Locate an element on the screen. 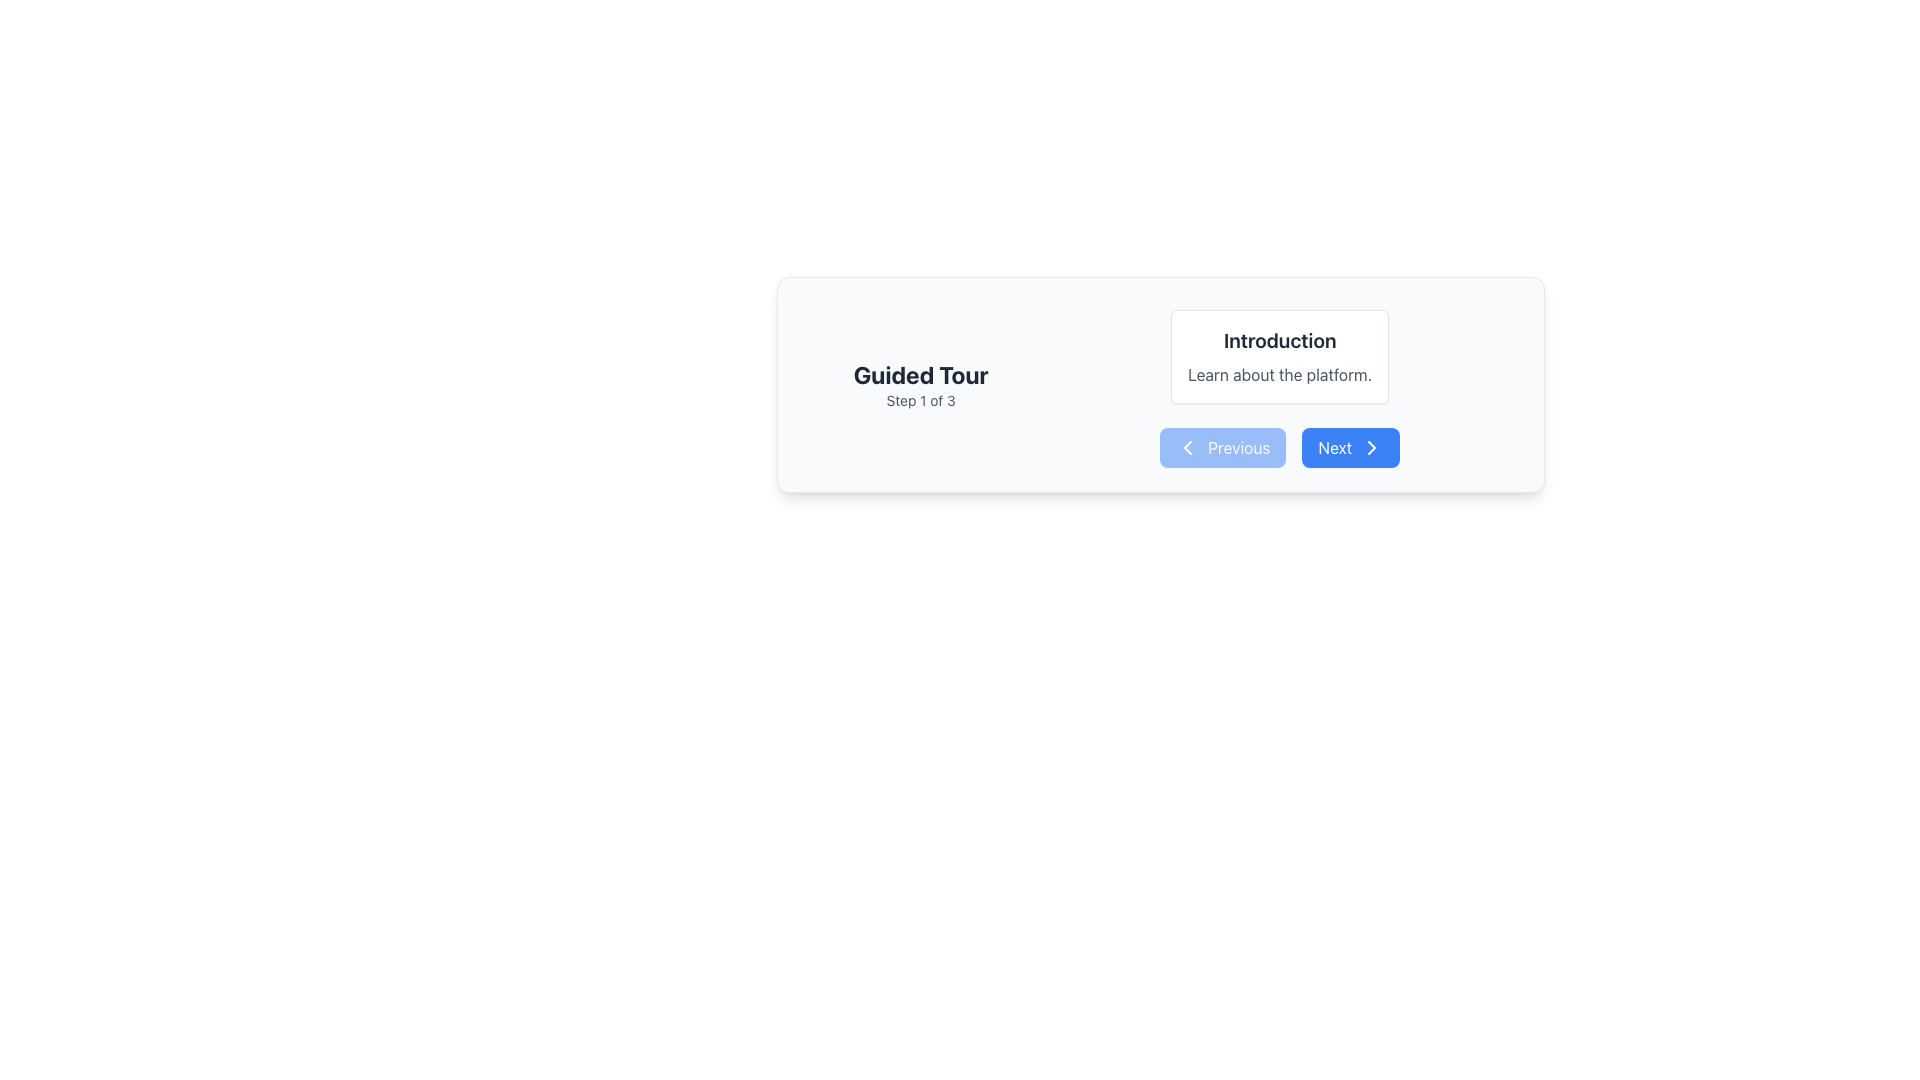 This screenshot has height=1080, width=1920. the 'Previous' button in the Navigation Button Group located at the bottom center of the interface is located at coordinates (1280, 446).